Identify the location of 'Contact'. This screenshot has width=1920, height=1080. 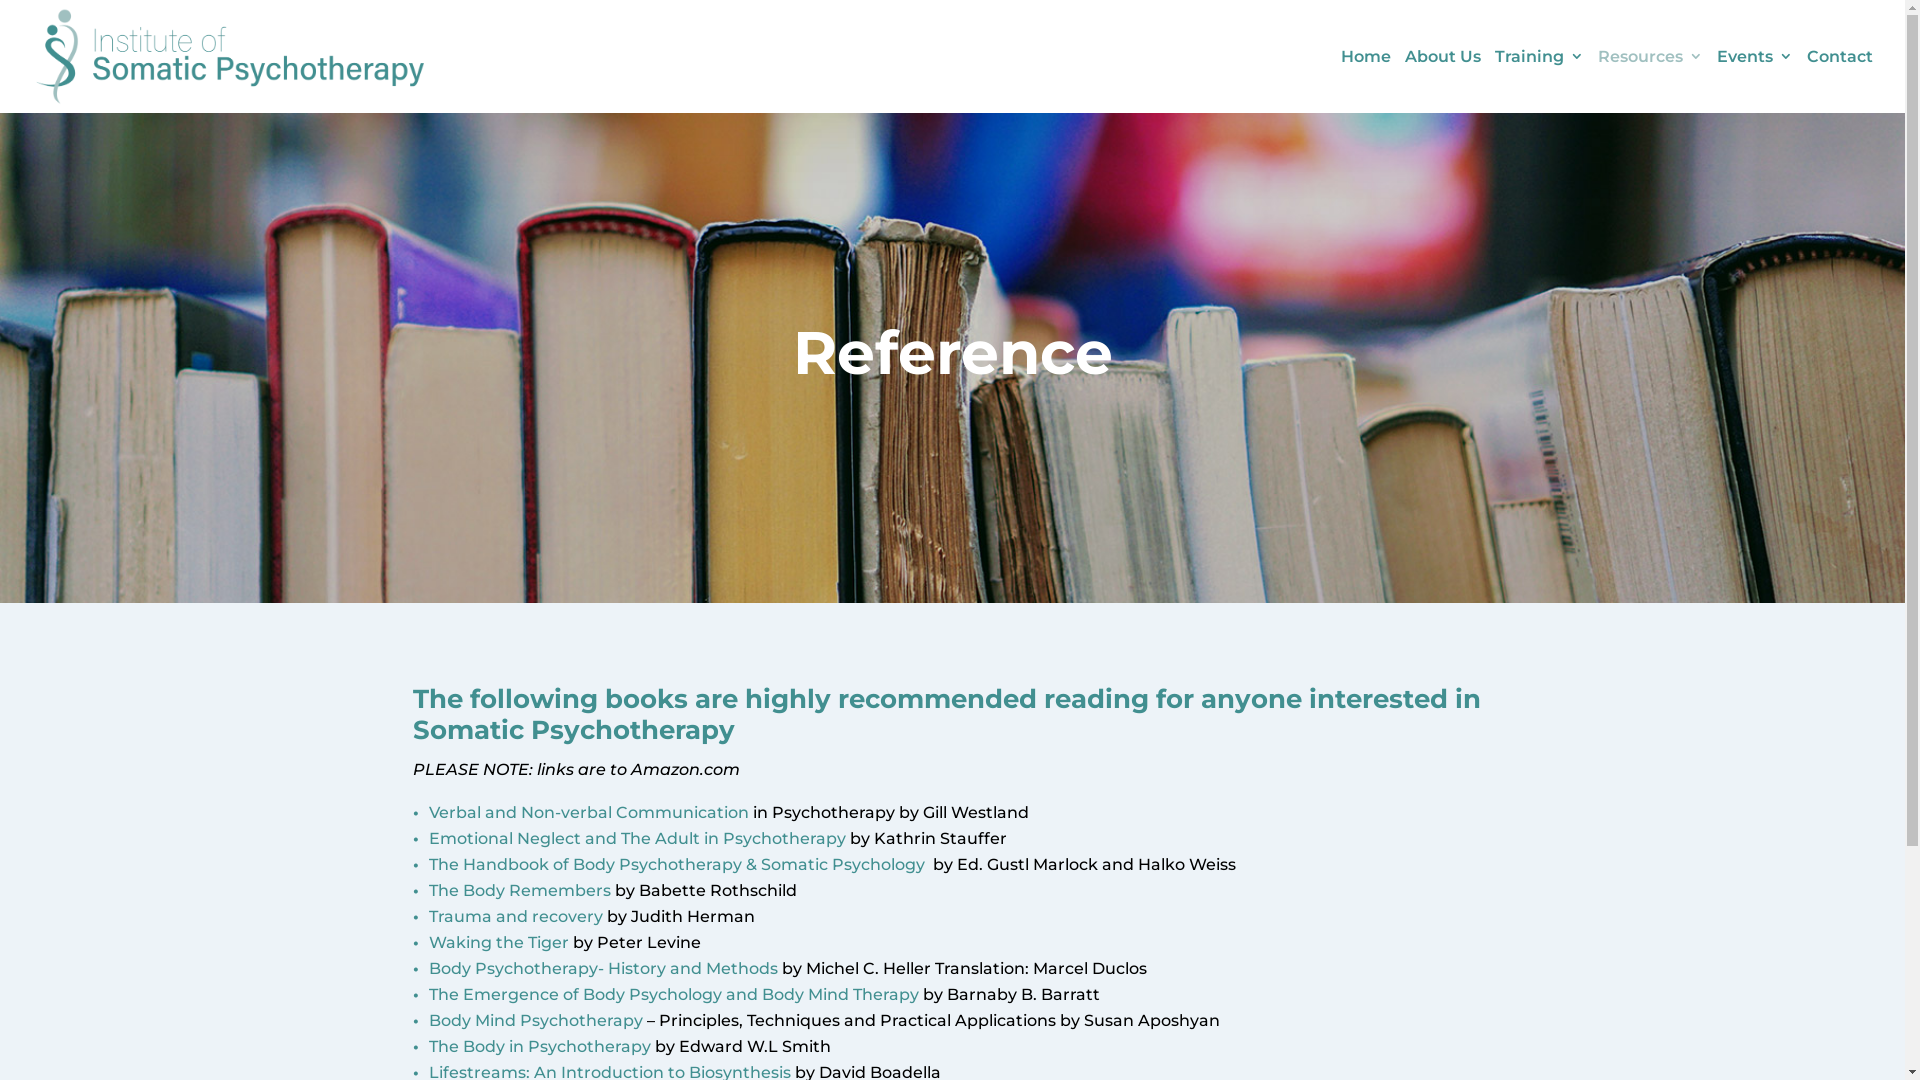
(1839, 80).